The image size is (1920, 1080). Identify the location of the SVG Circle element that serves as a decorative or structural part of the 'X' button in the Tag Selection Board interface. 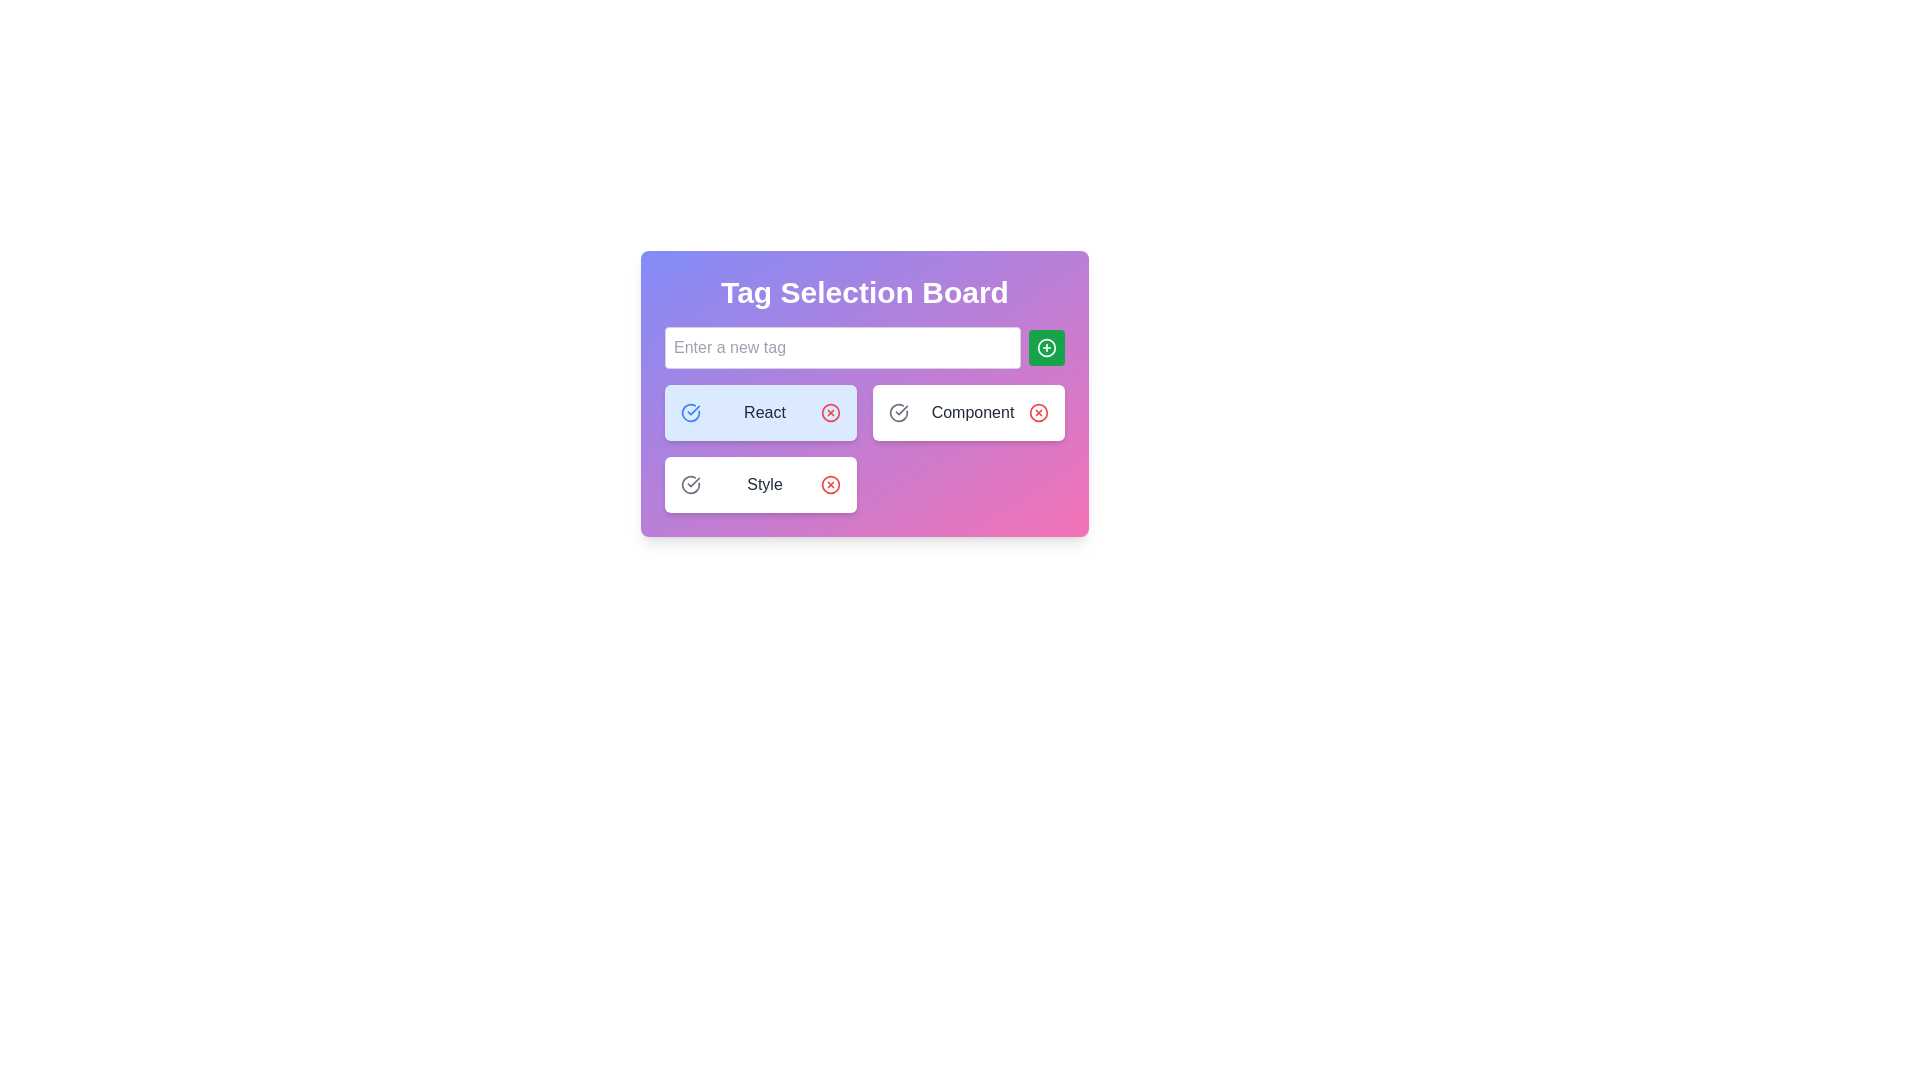
(1038, 411).